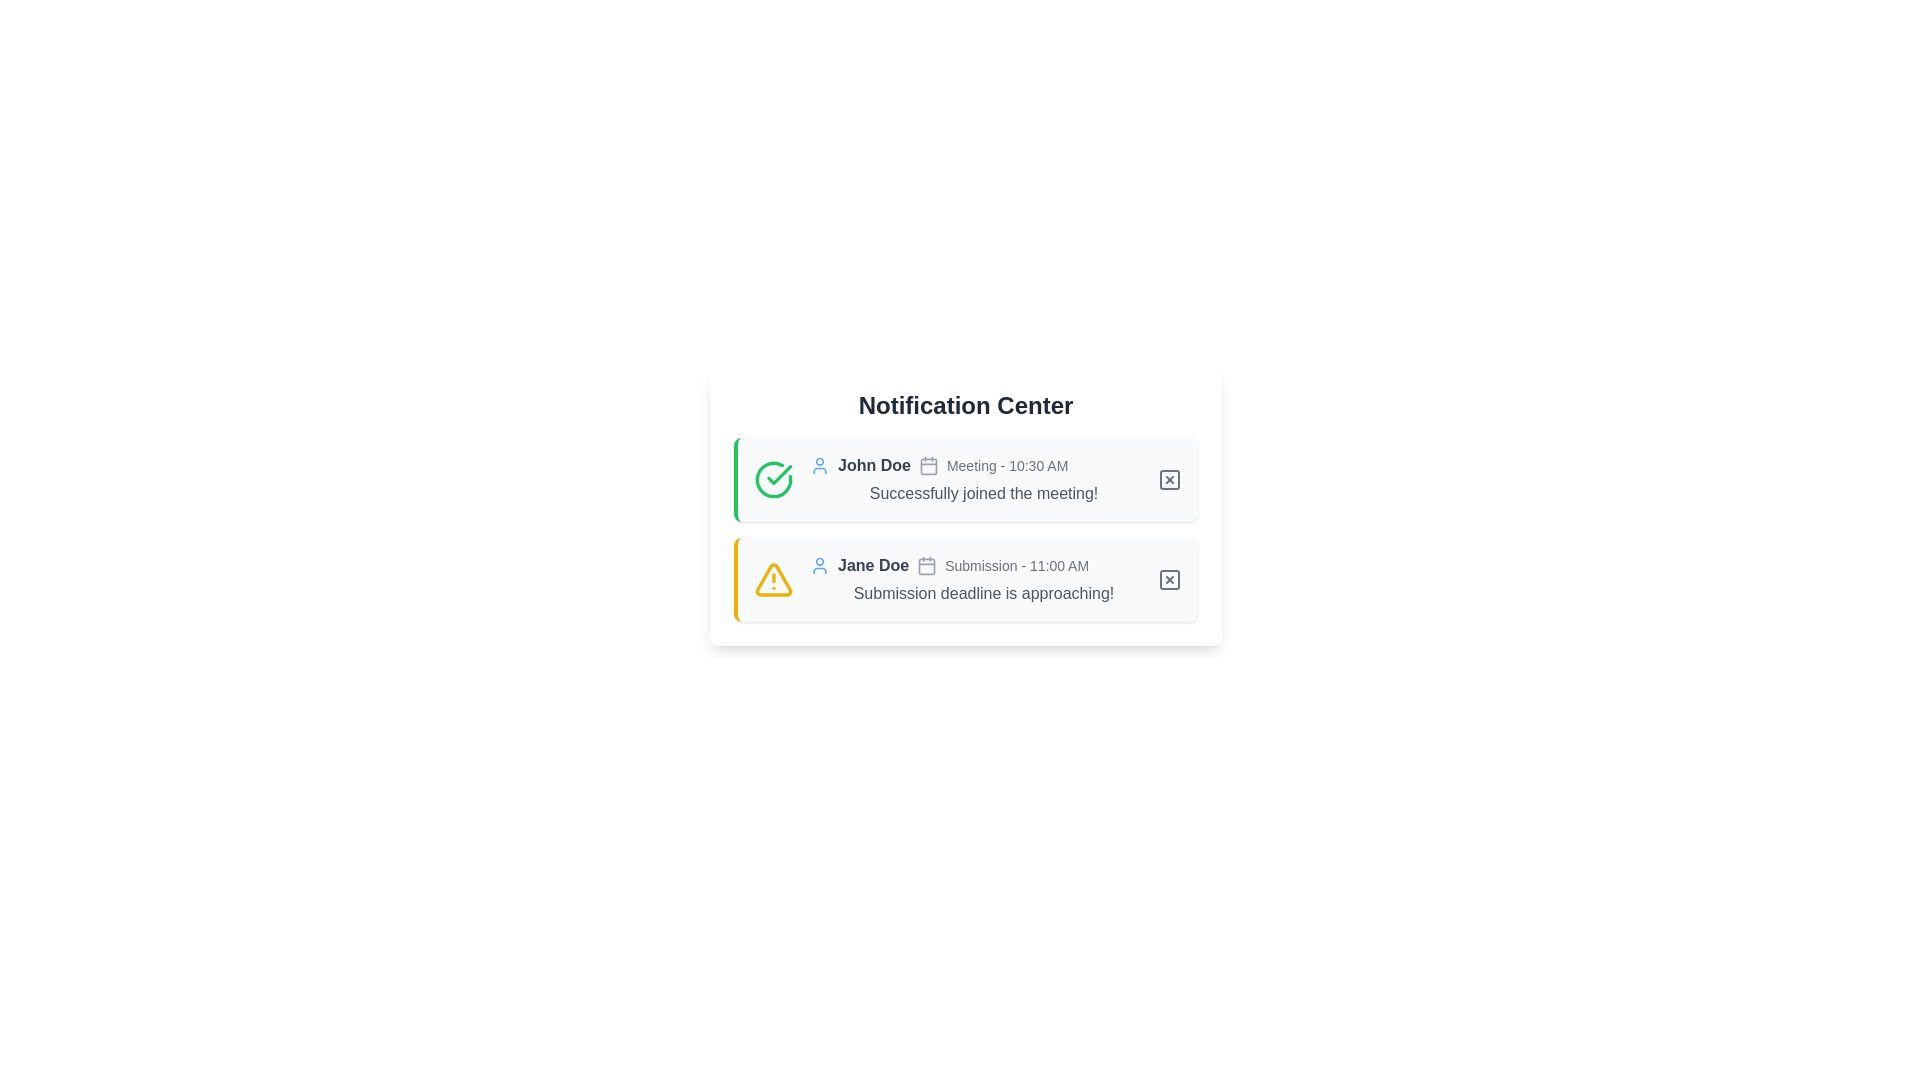  What do you see at coordinates (983, 579) in the screenshot?
I see `the notification component displaying a warning with the title 'Jane Doe', which is the second notification in the Notification Center card` at bounding box center [983, 579].